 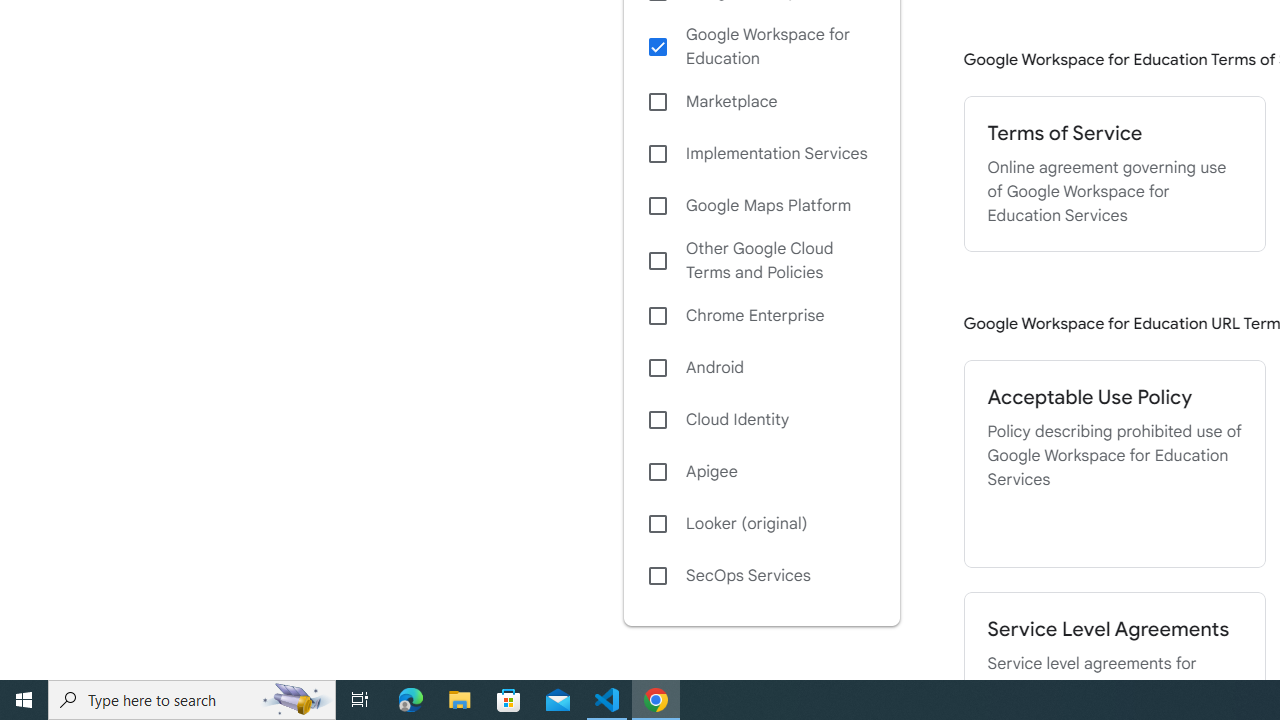 What do you see at coordinates (760, 471) in the screenshot?
I see `'Apigee'` at bounding box center [760, 471].